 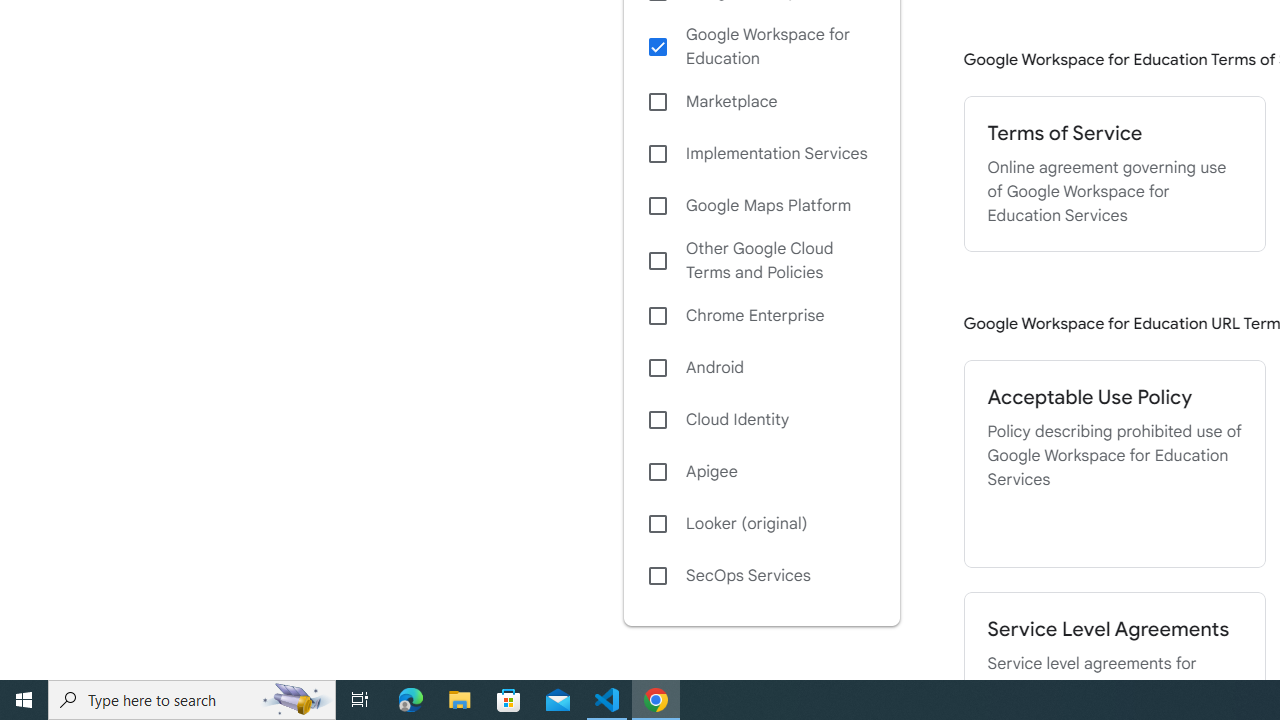 What do you see at coordinates (760, 471) in the screenshot?
I see `'Apigee'` at bounding box center [760, 471].